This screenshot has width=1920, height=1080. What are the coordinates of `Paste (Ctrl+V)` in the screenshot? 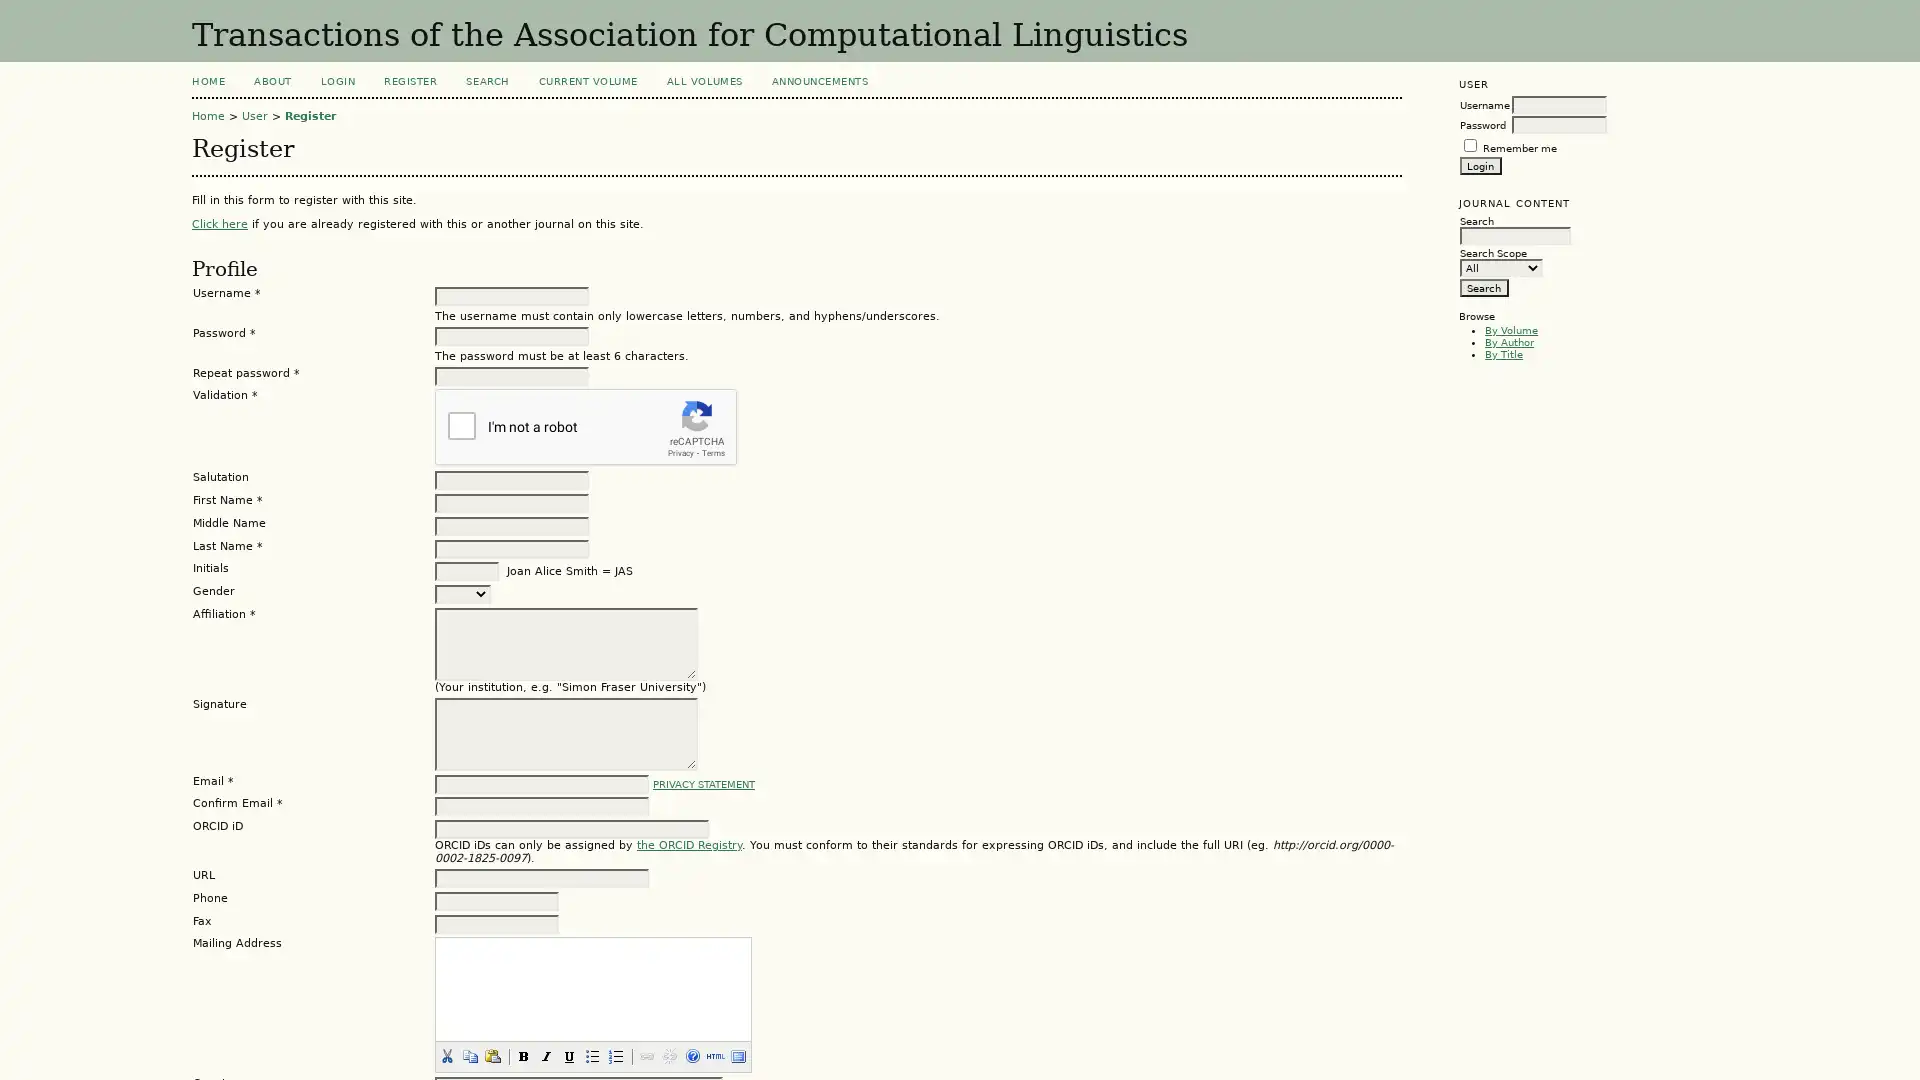 It's located at (491, 1055).